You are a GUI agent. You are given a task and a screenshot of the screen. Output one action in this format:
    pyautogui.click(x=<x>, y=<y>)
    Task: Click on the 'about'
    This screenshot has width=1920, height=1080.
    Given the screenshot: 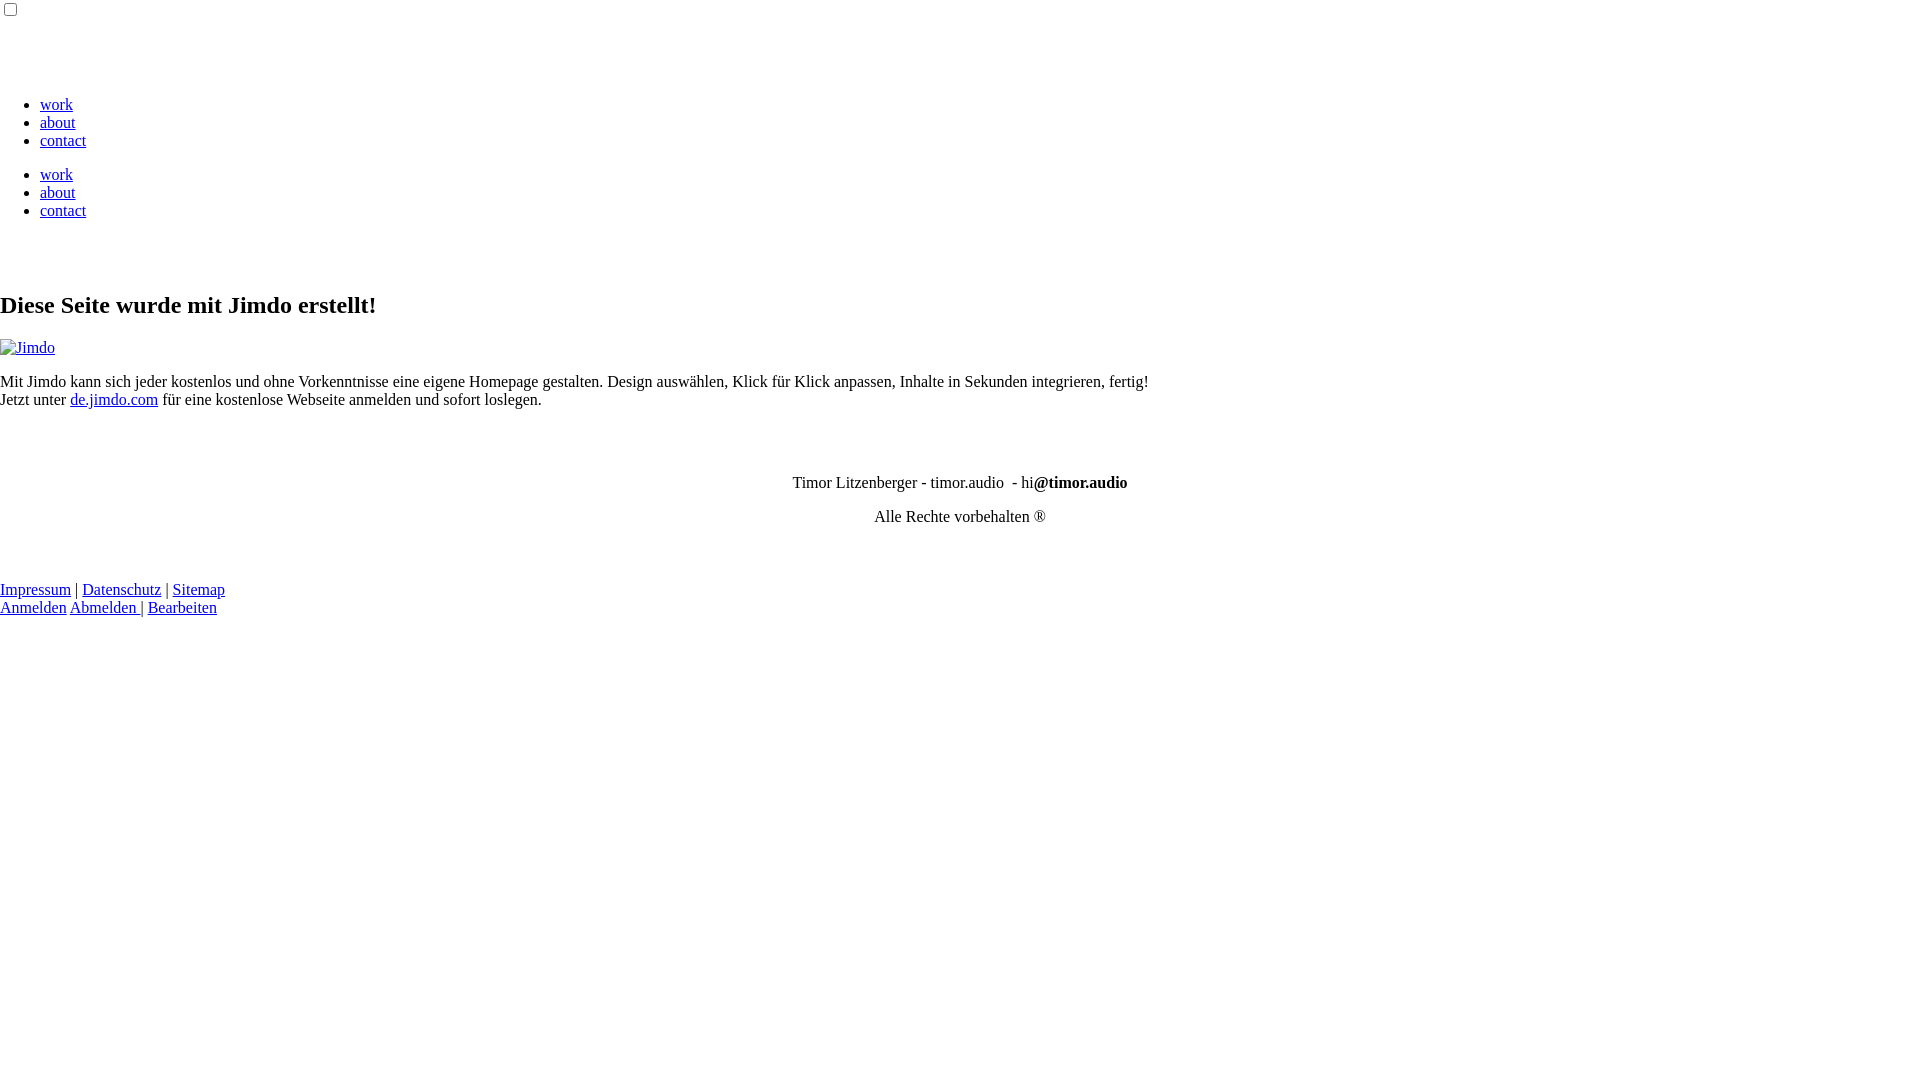 What is the action you would take?
    pyautogui.click(x=39, y=192)
    